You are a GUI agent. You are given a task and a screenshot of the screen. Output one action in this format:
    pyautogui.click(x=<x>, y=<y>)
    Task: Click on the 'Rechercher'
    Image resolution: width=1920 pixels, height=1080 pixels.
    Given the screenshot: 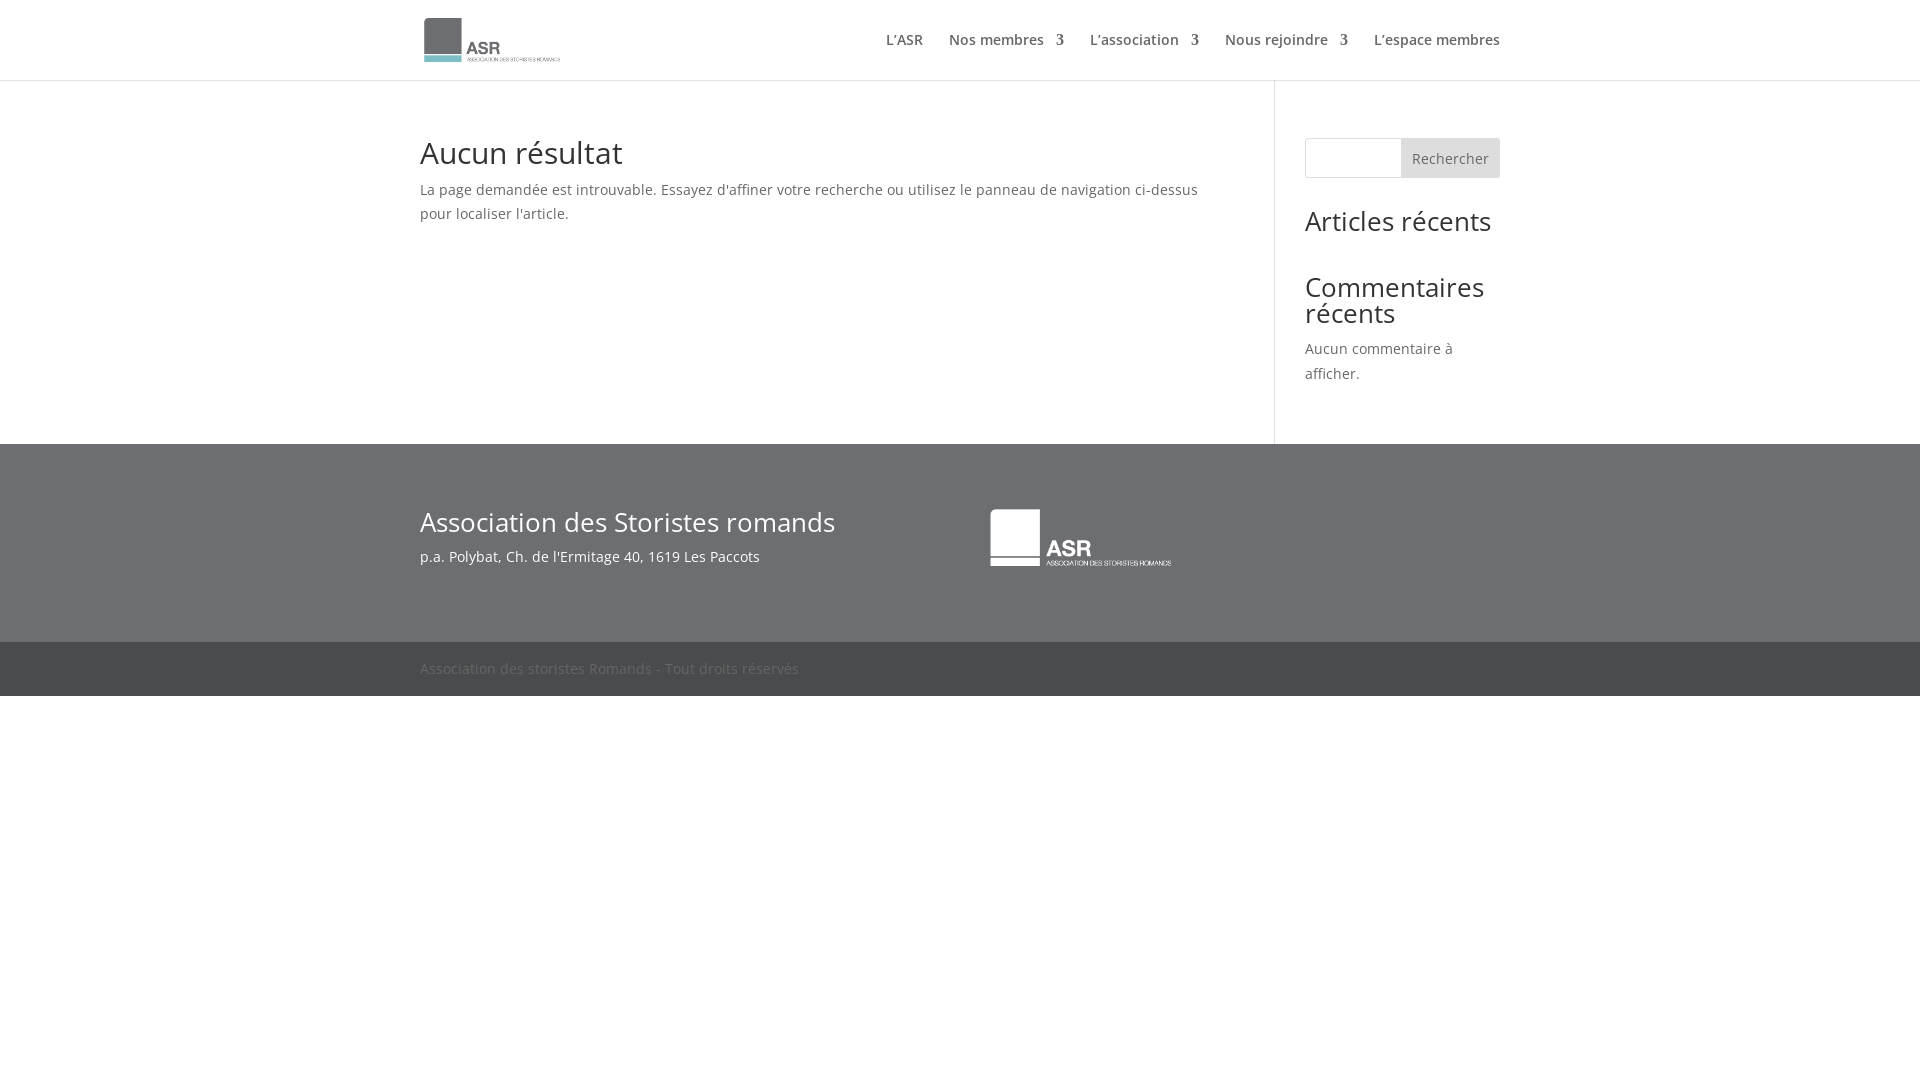 What is the action you would take?
    pyautogui.click(x=1400, y=157)
    